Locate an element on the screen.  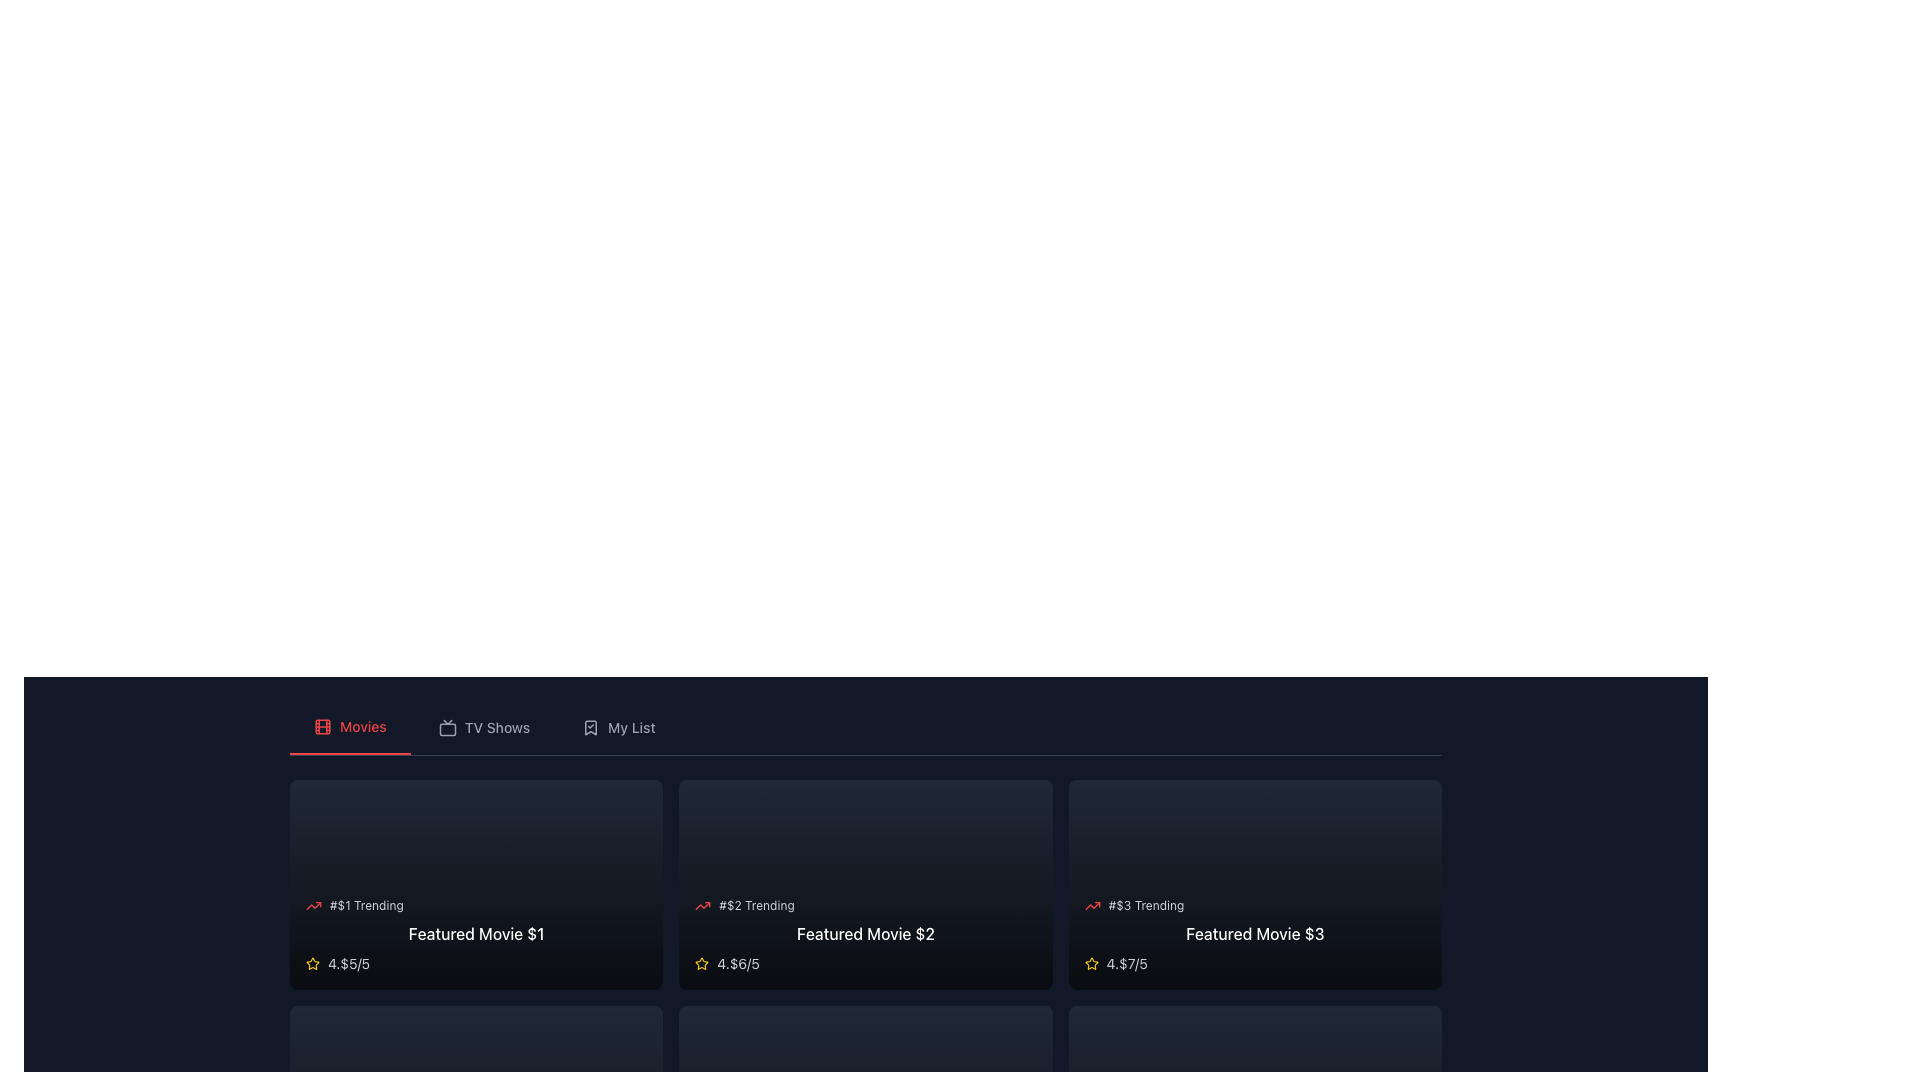
the 'TV Shows' button, which features a television icon and changes text color from gray to white on hover is located at coordinates (484, 728).